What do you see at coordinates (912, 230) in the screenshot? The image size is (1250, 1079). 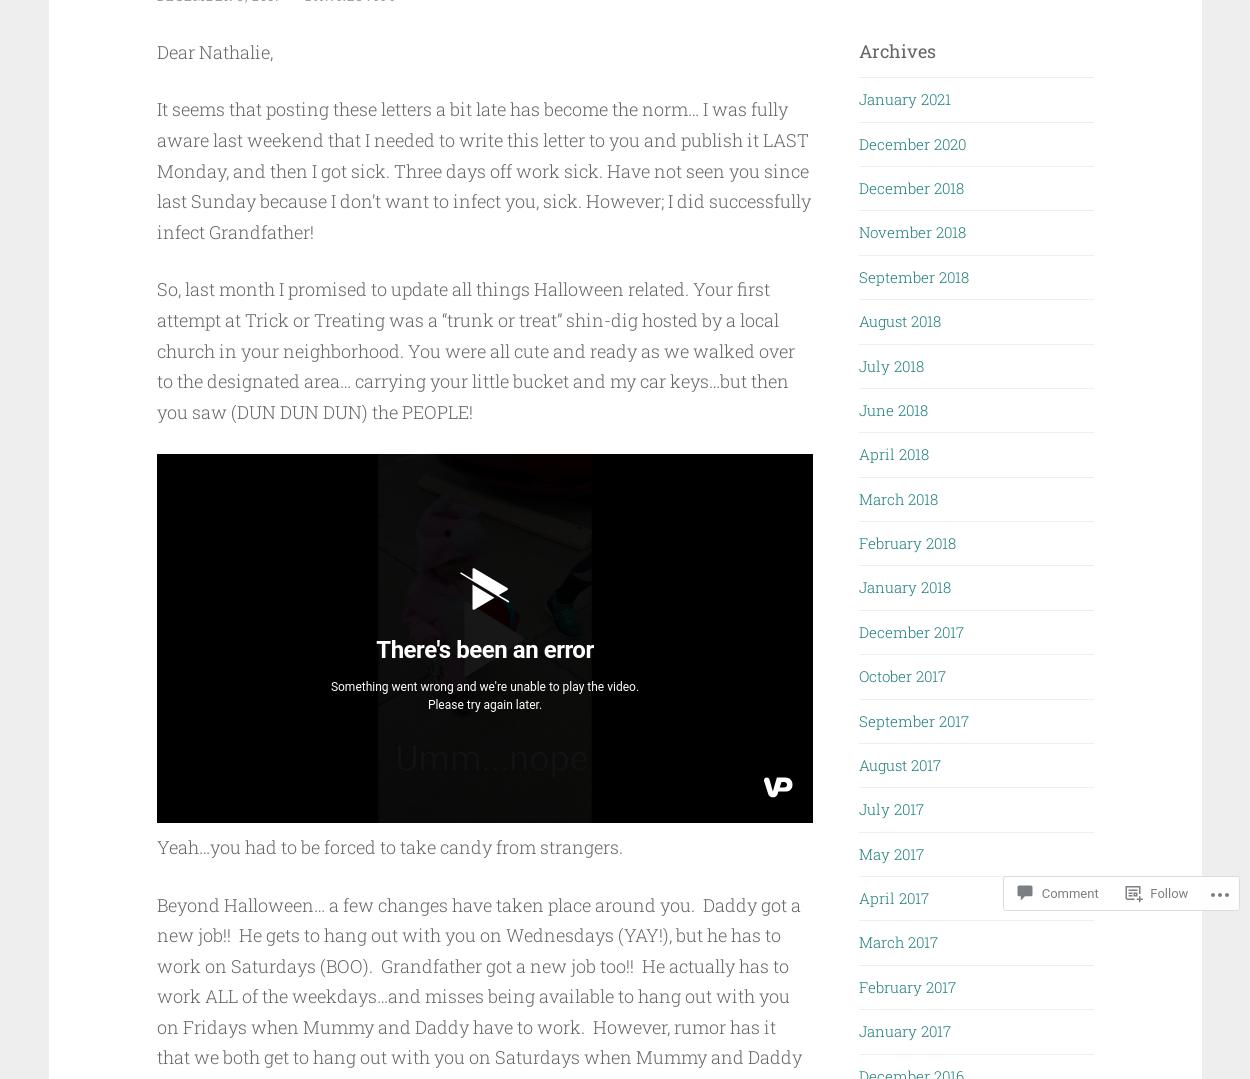 I see `'November 2018'` at bounding box center [912, 230].